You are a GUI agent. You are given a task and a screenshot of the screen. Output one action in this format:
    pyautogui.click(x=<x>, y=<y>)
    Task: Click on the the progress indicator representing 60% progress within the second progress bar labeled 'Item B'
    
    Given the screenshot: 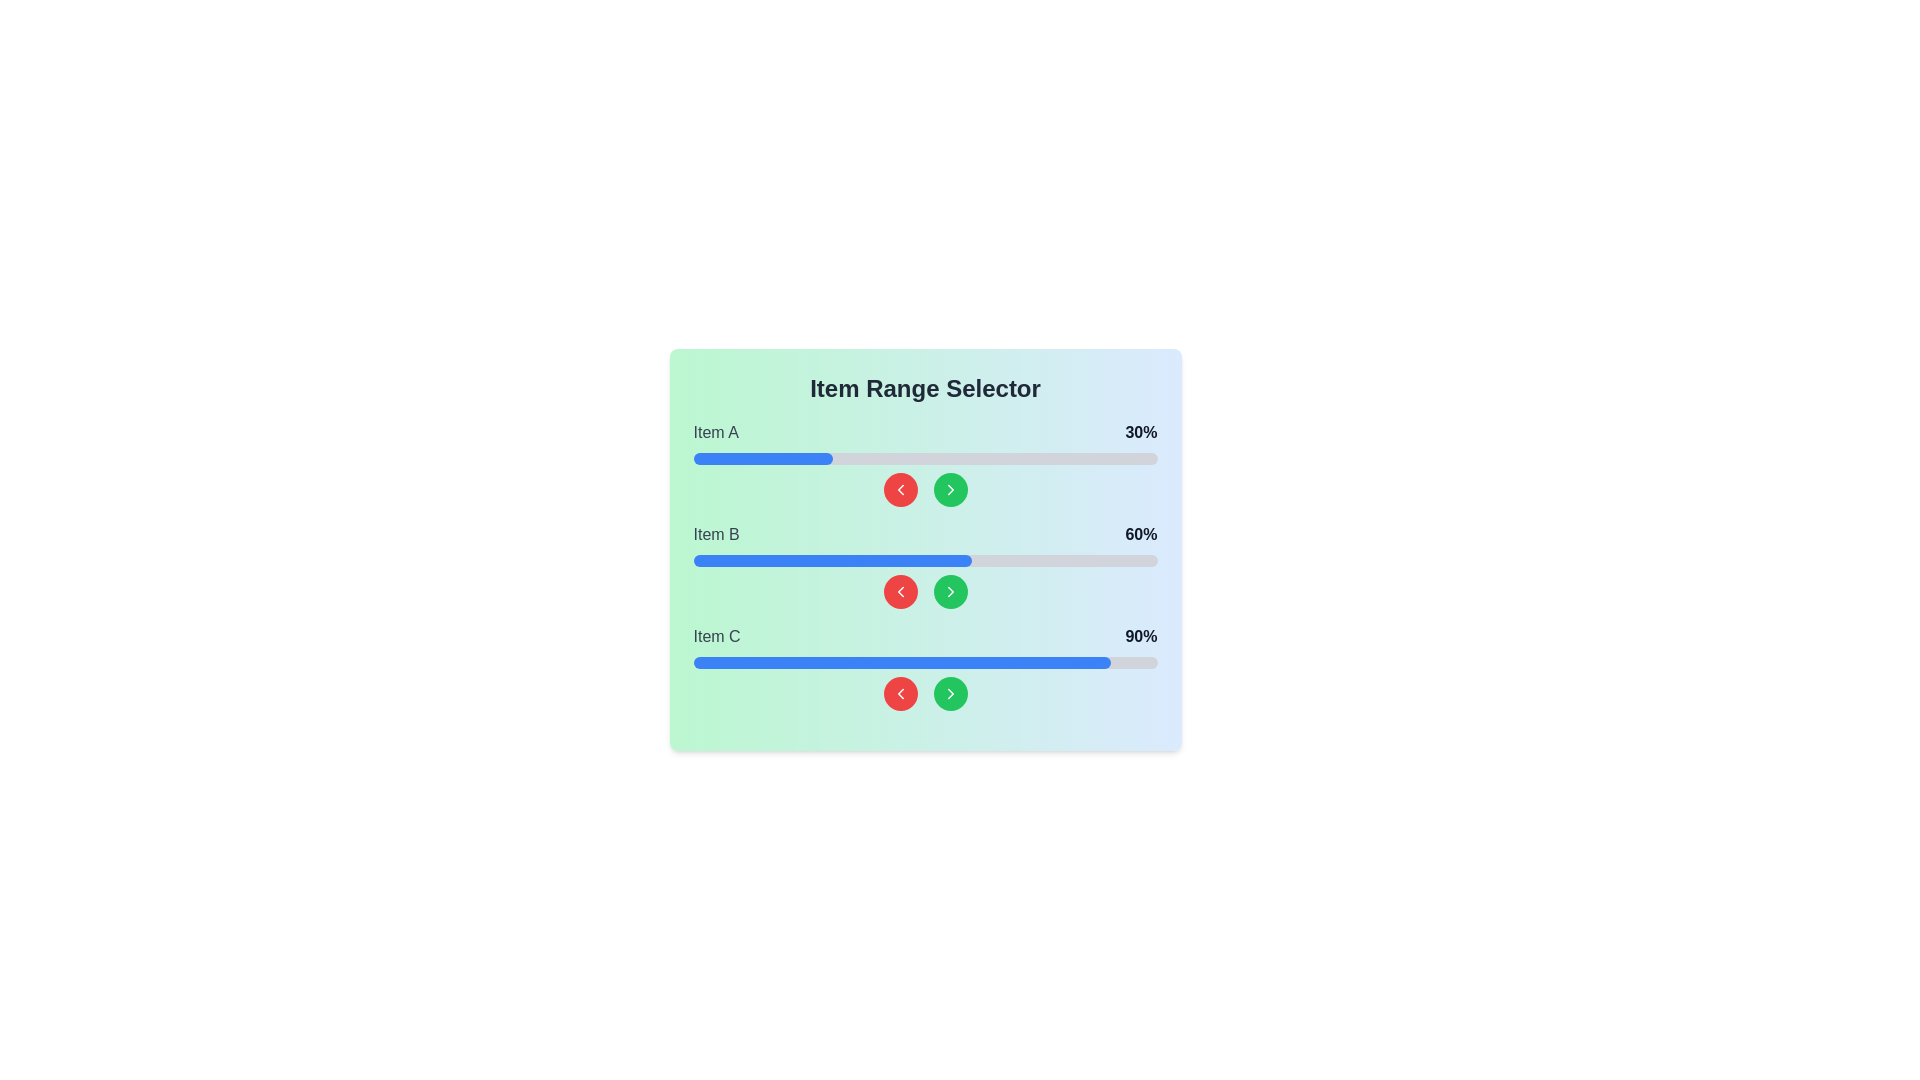 What is the action you would take?
    pyautogui.click(x=832, y=560)
    